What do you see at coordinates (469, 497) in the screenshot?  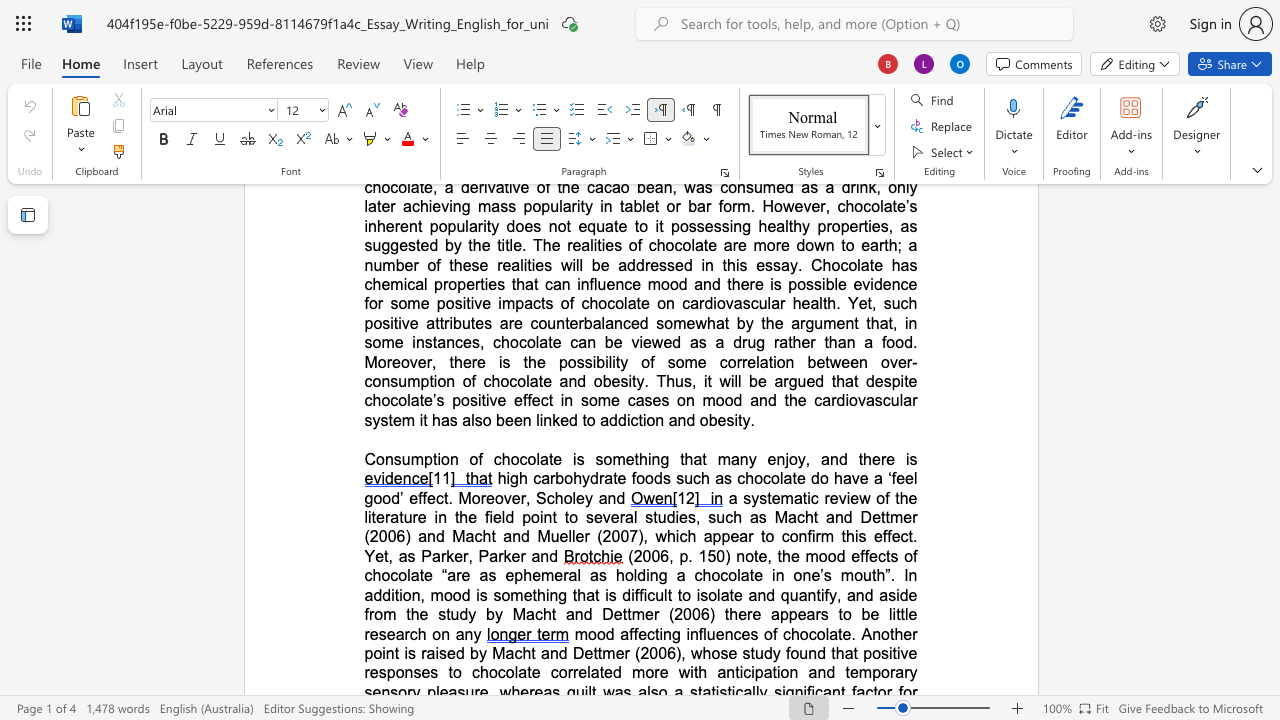 I see `the space between the continuous character "M" and "o" in the text` at bounding box center [469, 497].